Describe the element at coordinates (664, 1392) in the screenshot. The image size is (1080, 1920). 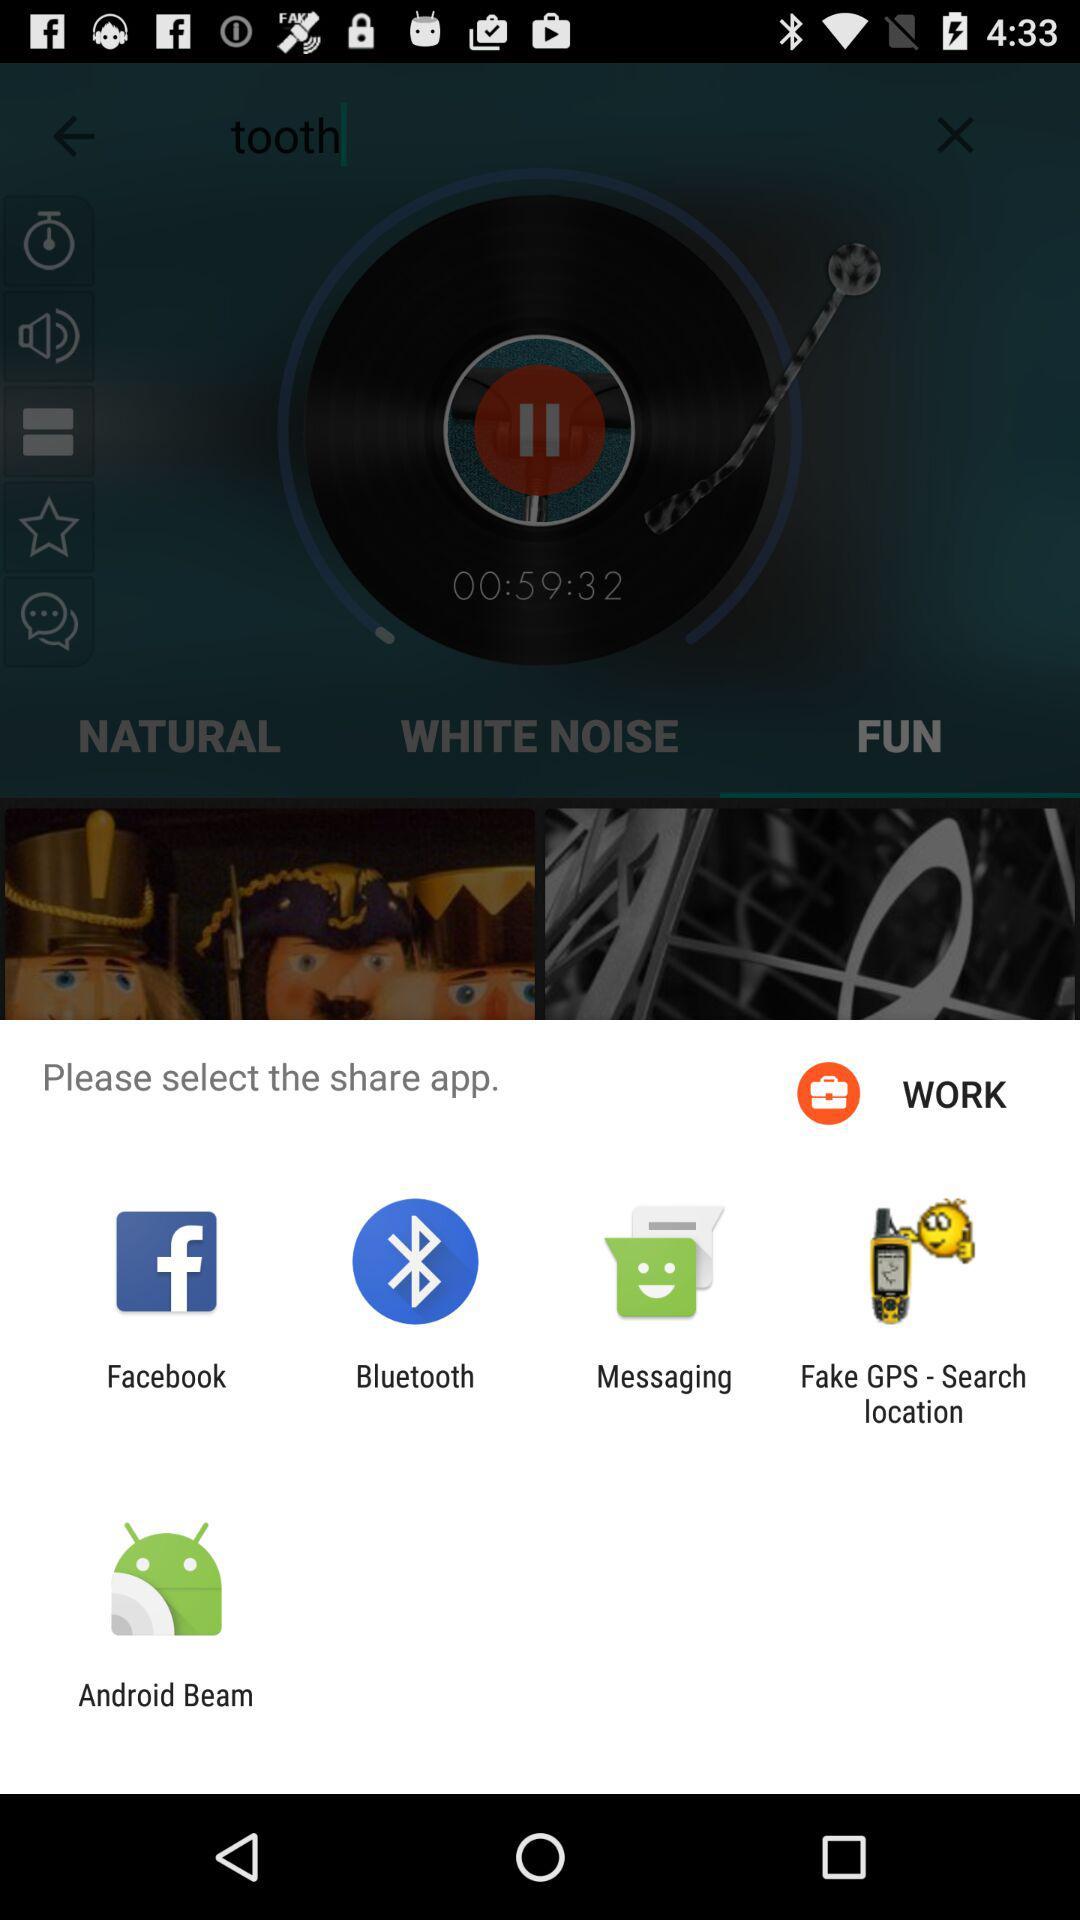
I see `icon to the left of the fake gps search app` at that location.